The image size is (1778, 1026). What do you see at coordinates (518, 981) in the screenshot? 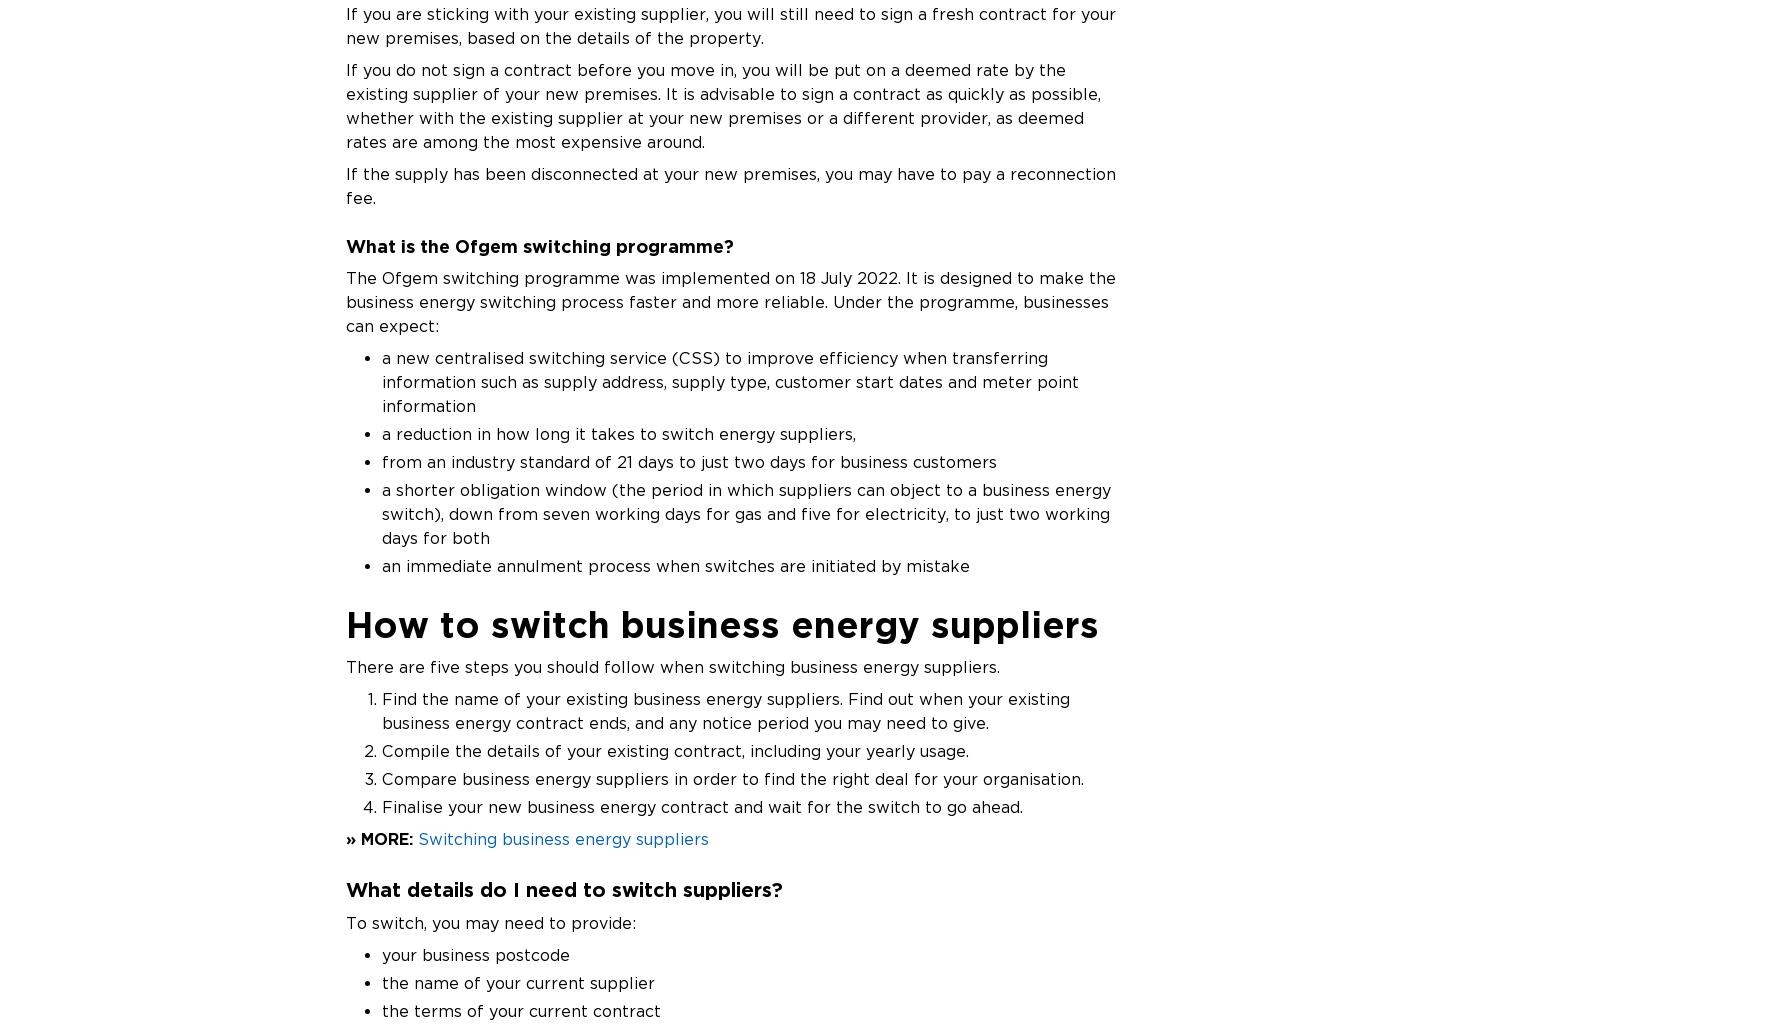
I see `'the name of your current supplier'` at bounding box center [518, 981].